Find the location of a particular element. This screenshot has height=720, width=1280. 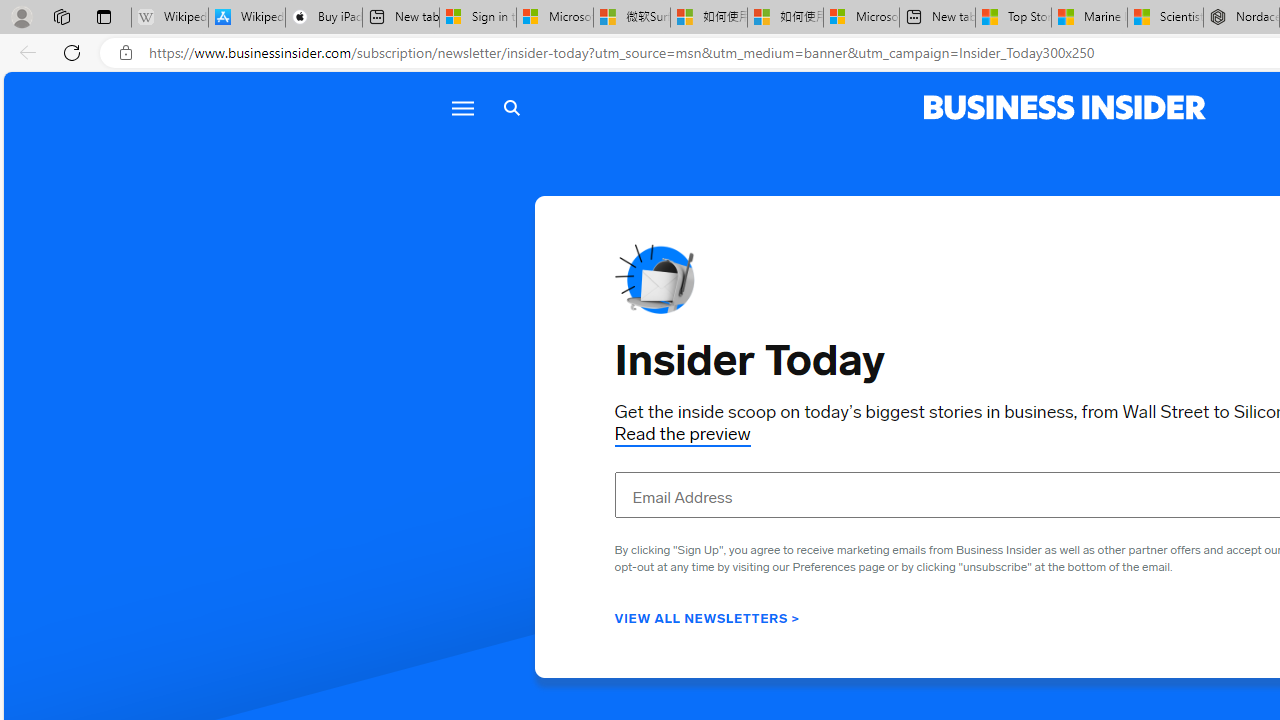

'Menu' is located at coordinates (461, 108).